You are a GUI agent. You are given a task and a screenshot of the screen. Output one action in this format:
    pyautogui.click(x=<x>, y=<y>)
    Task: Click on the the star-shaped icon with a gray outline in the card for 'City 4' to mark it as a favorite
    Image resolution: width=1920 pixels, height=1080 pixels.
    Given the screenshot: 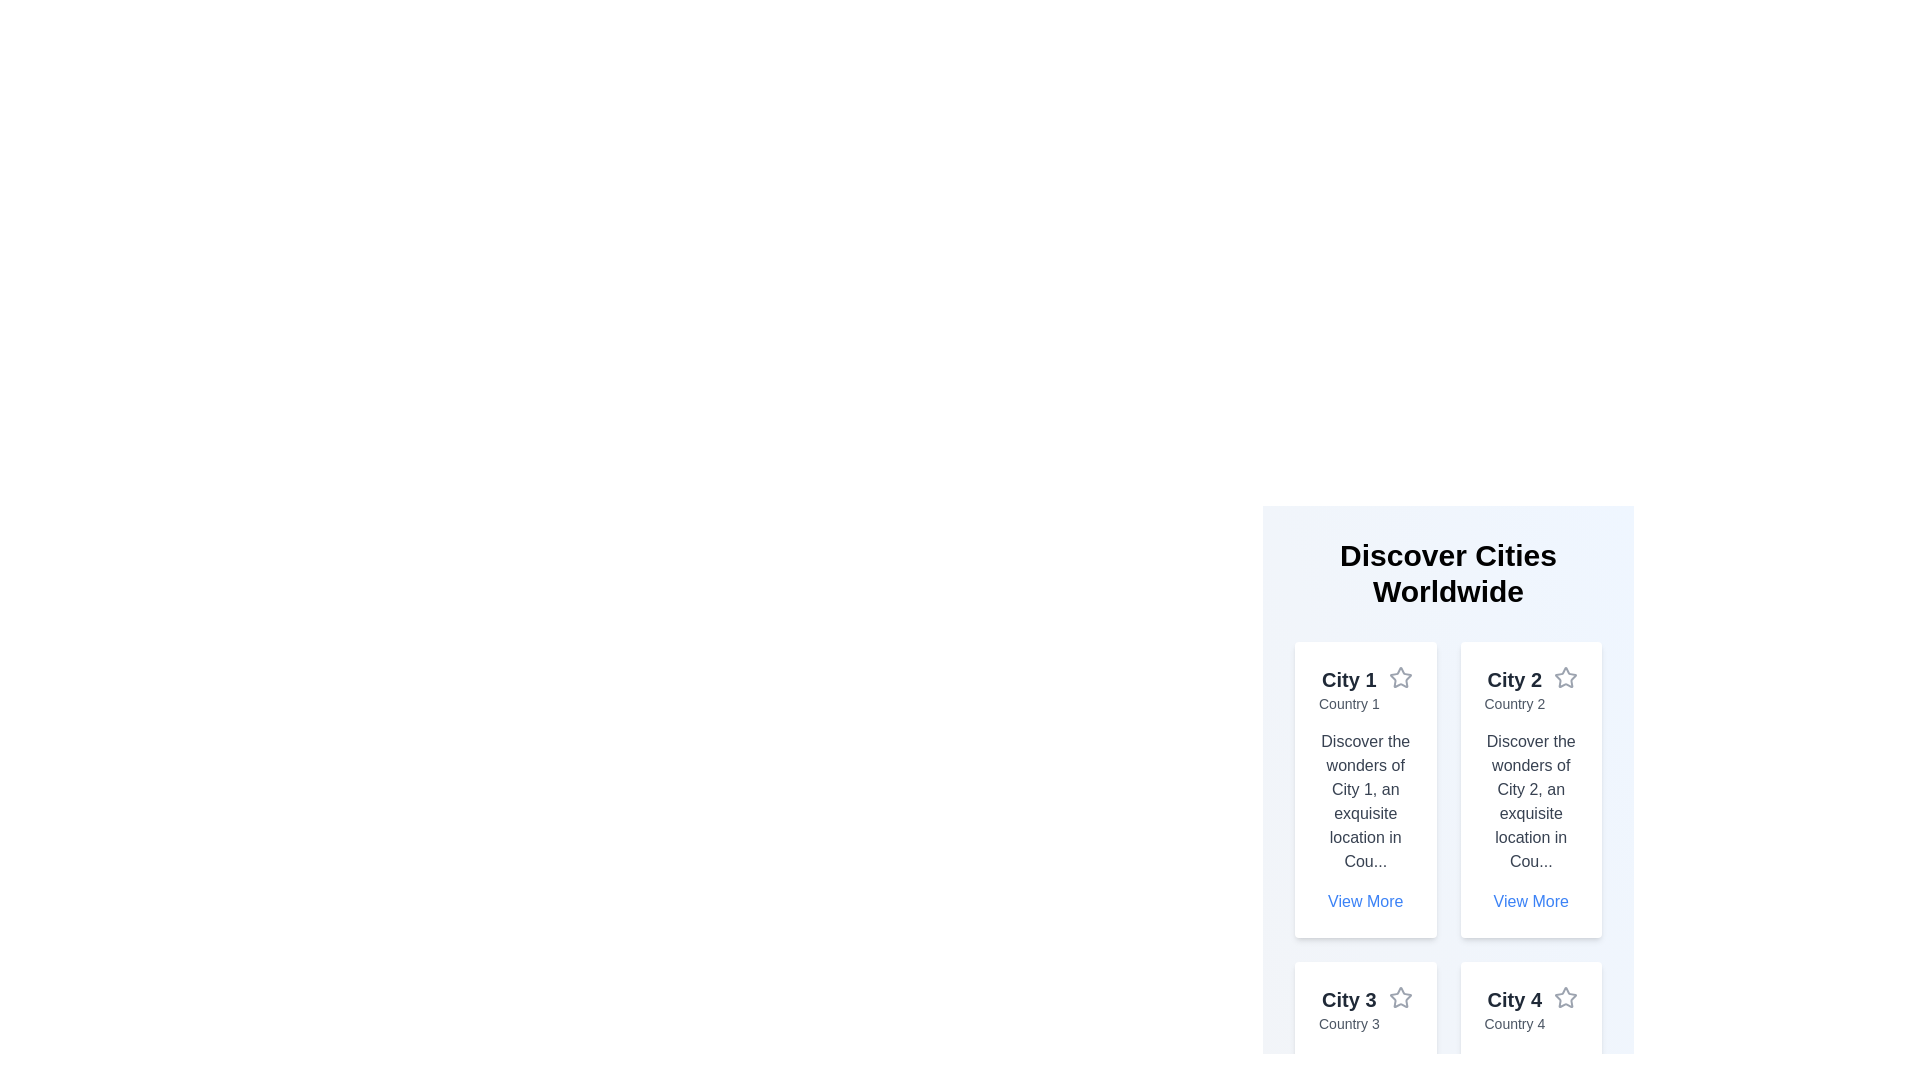 What is the action you would take?
    pyautogui.click(x=1564, y=997)
    